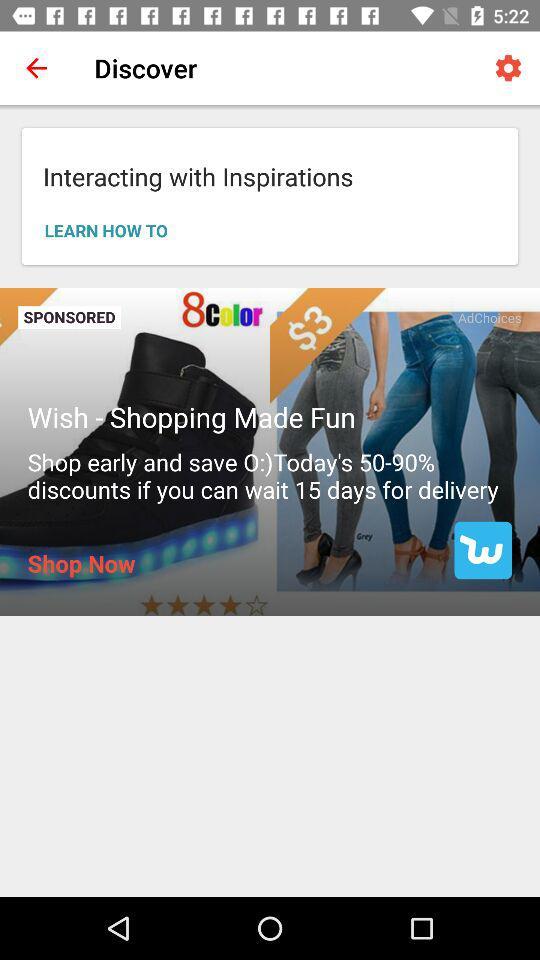 The width and height of the screenshot is (540, 960). What do you see at coordinates (36, 68) in the screenshot?
I see `item next to the discover item` at bounding box center [36, 68].